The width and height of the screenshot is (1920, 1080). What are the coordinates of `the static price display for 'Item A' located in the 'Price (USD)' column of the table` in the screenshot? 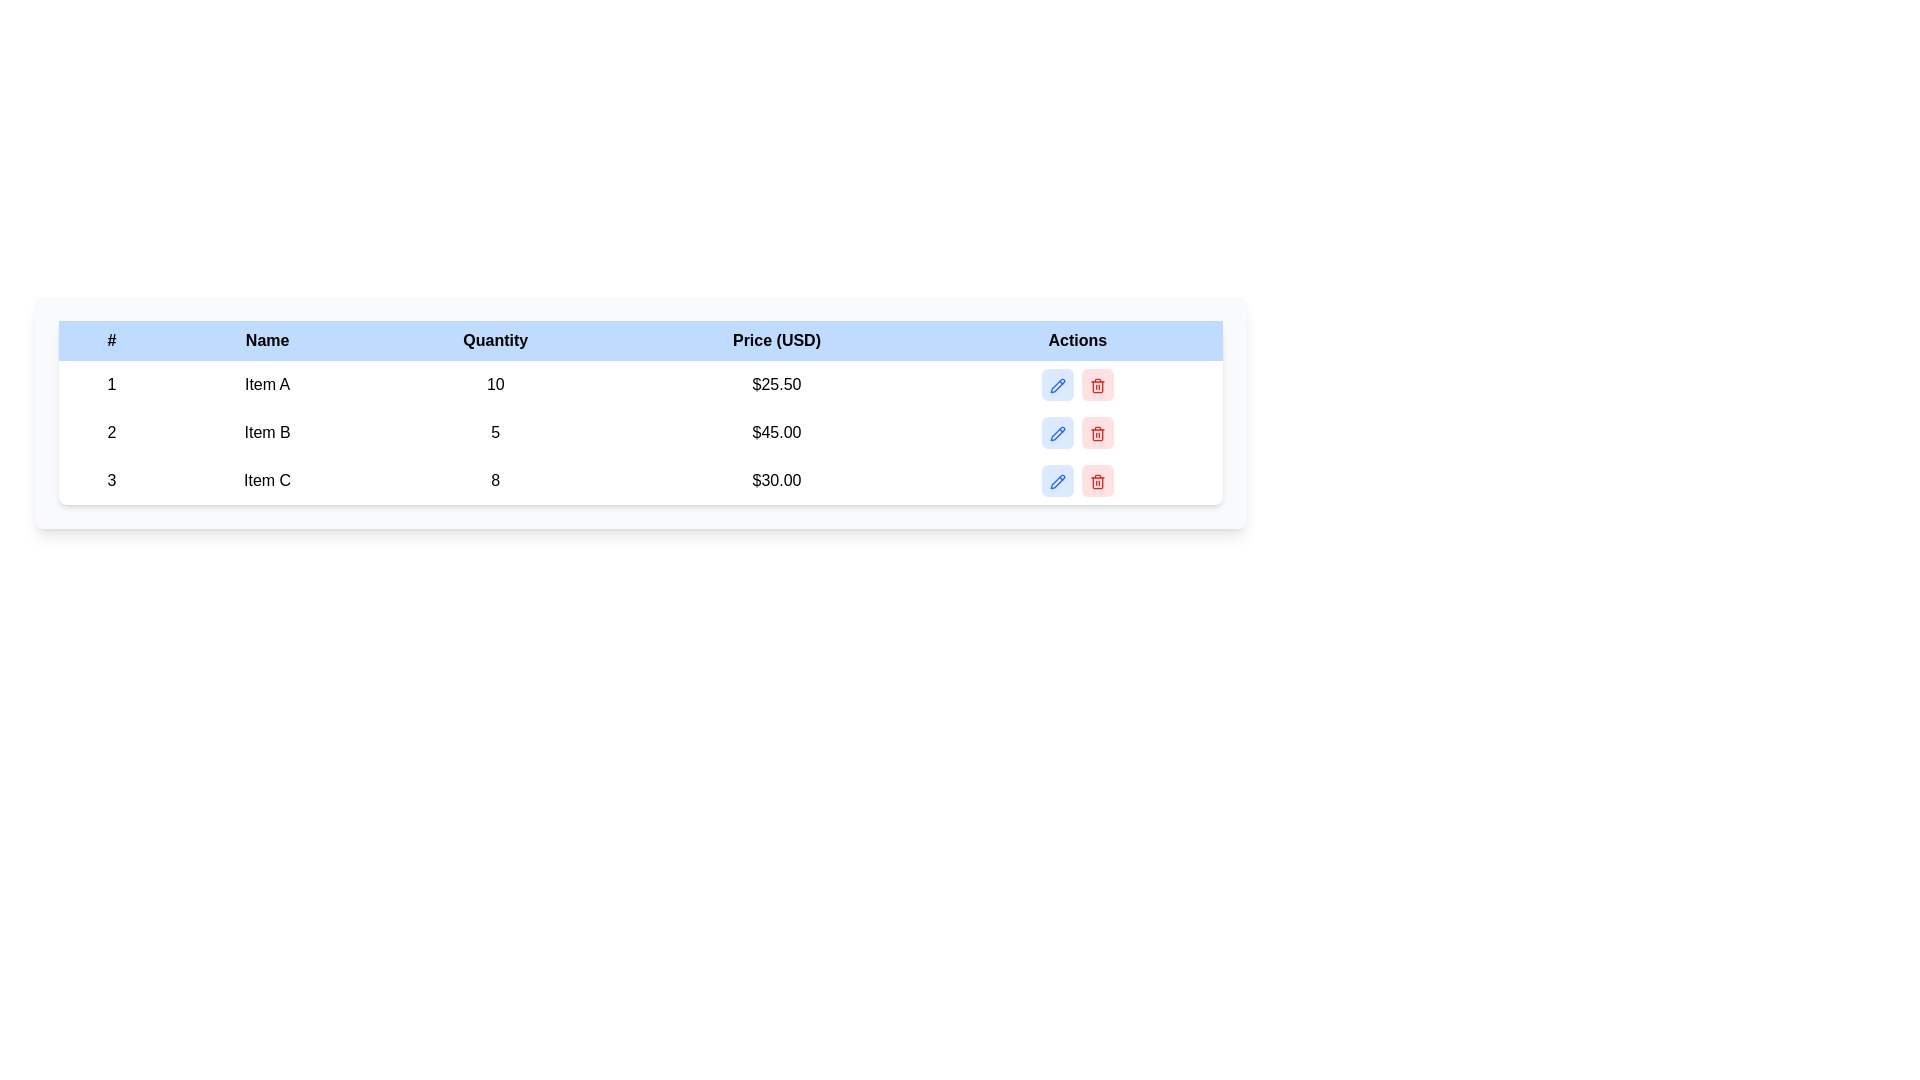 It's located at (776, 385).